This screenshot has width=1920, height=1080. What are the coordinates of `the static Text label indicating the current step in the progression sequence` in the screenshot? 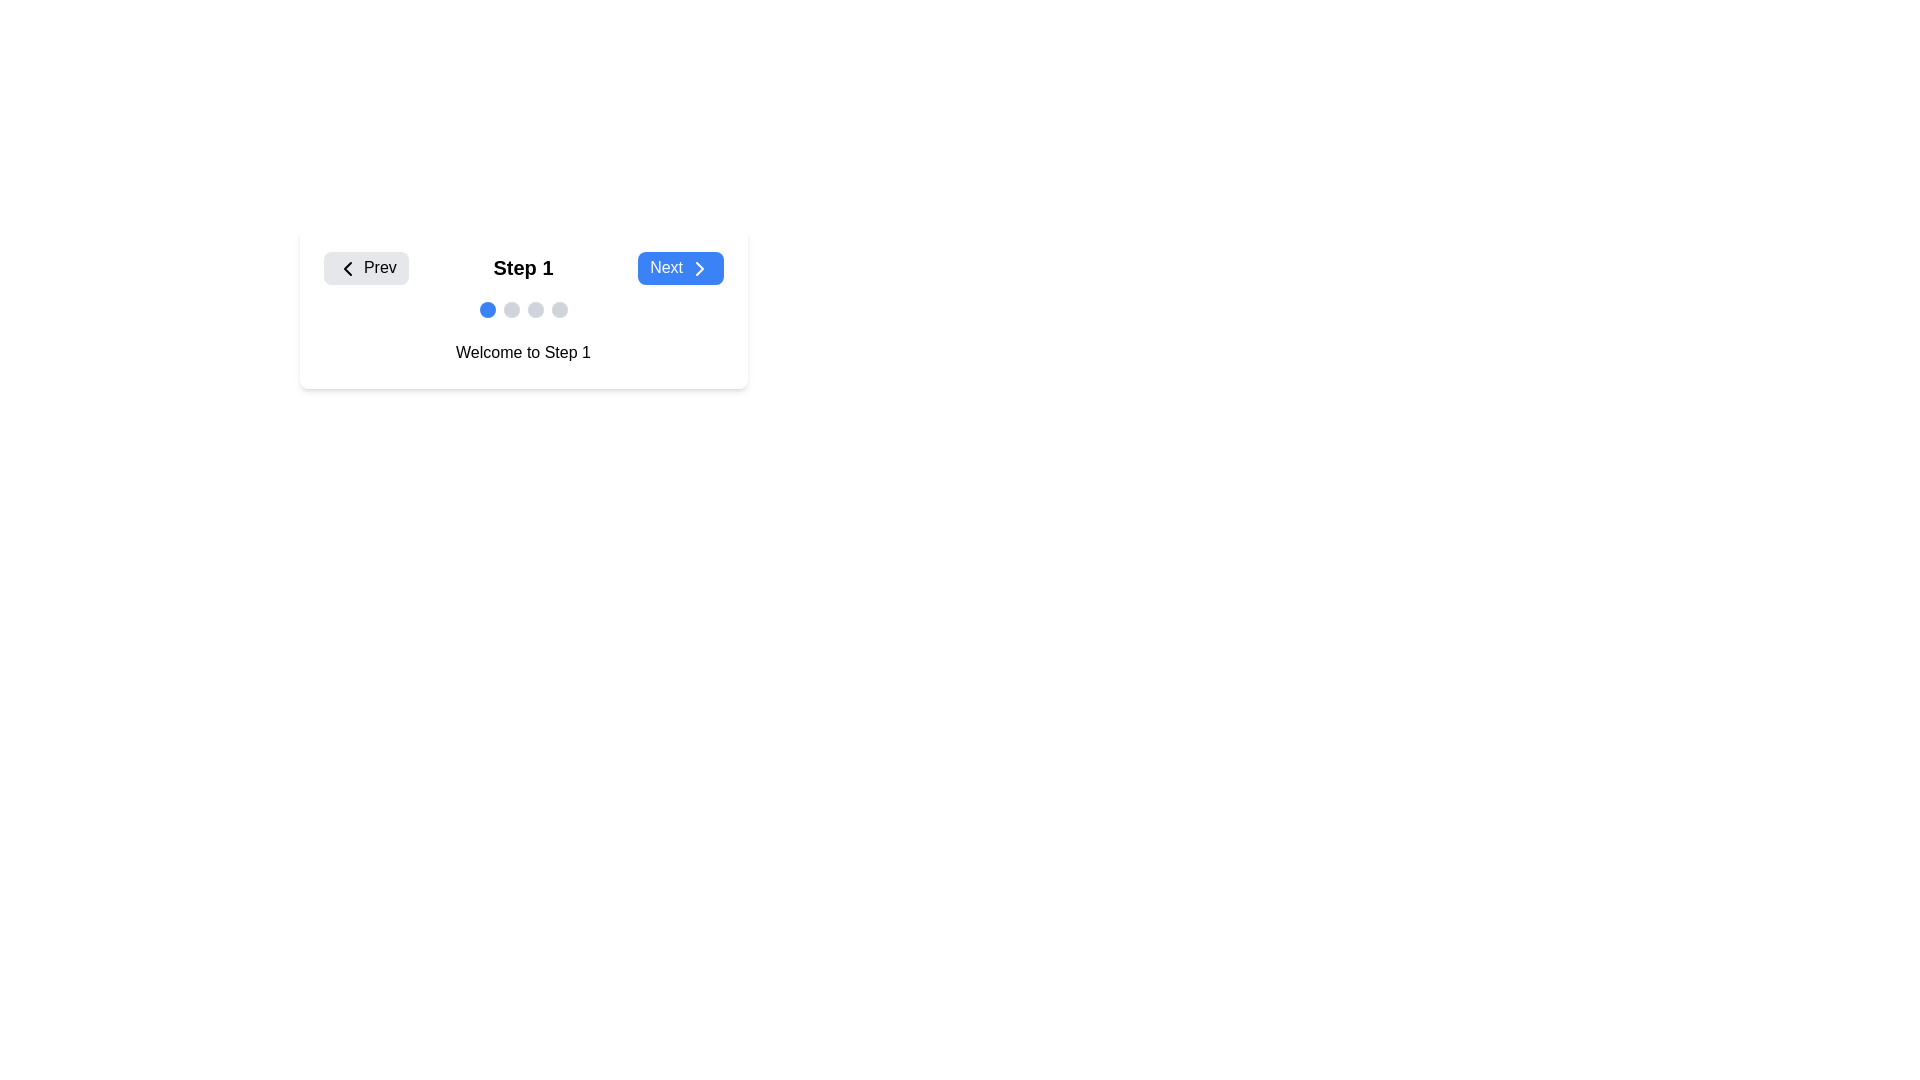 It's located at (523, 267).